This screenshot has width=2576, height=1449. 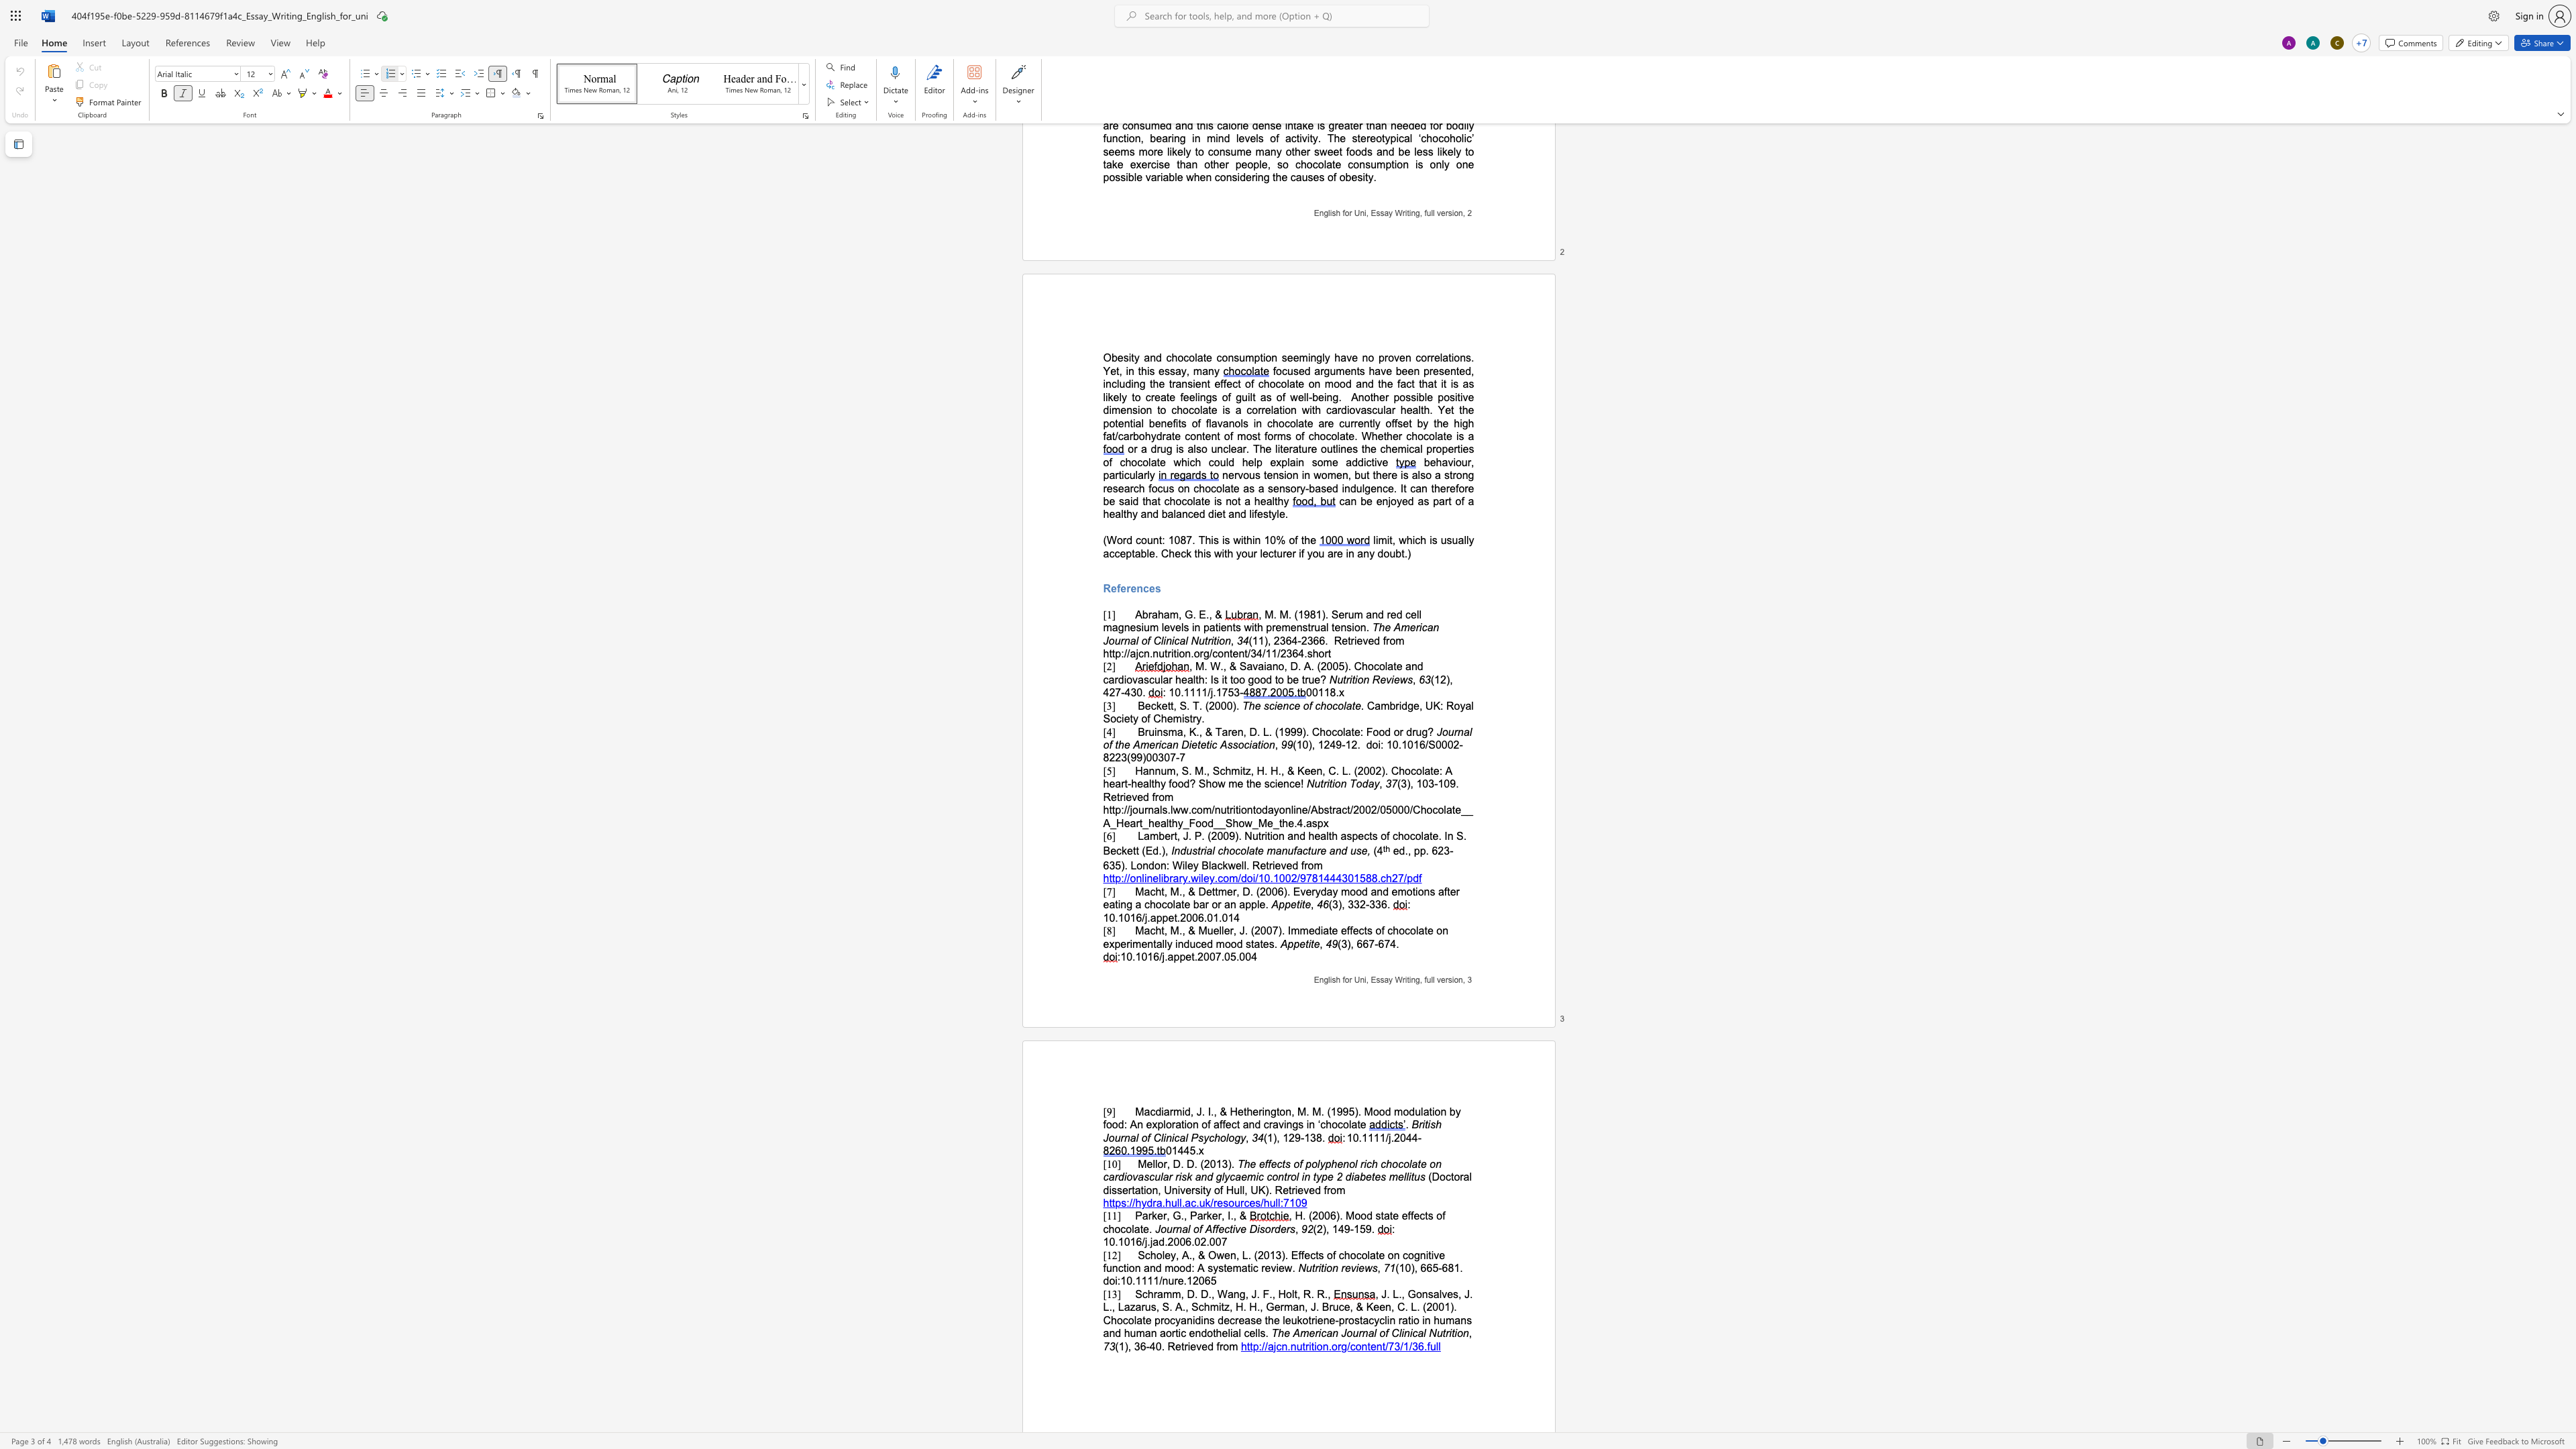 What do you see at coordinates (1368, 835) in the screenshot?
I see `the space between the continuous character "c" and "t" in the text` at bounding box center [1368, 835].